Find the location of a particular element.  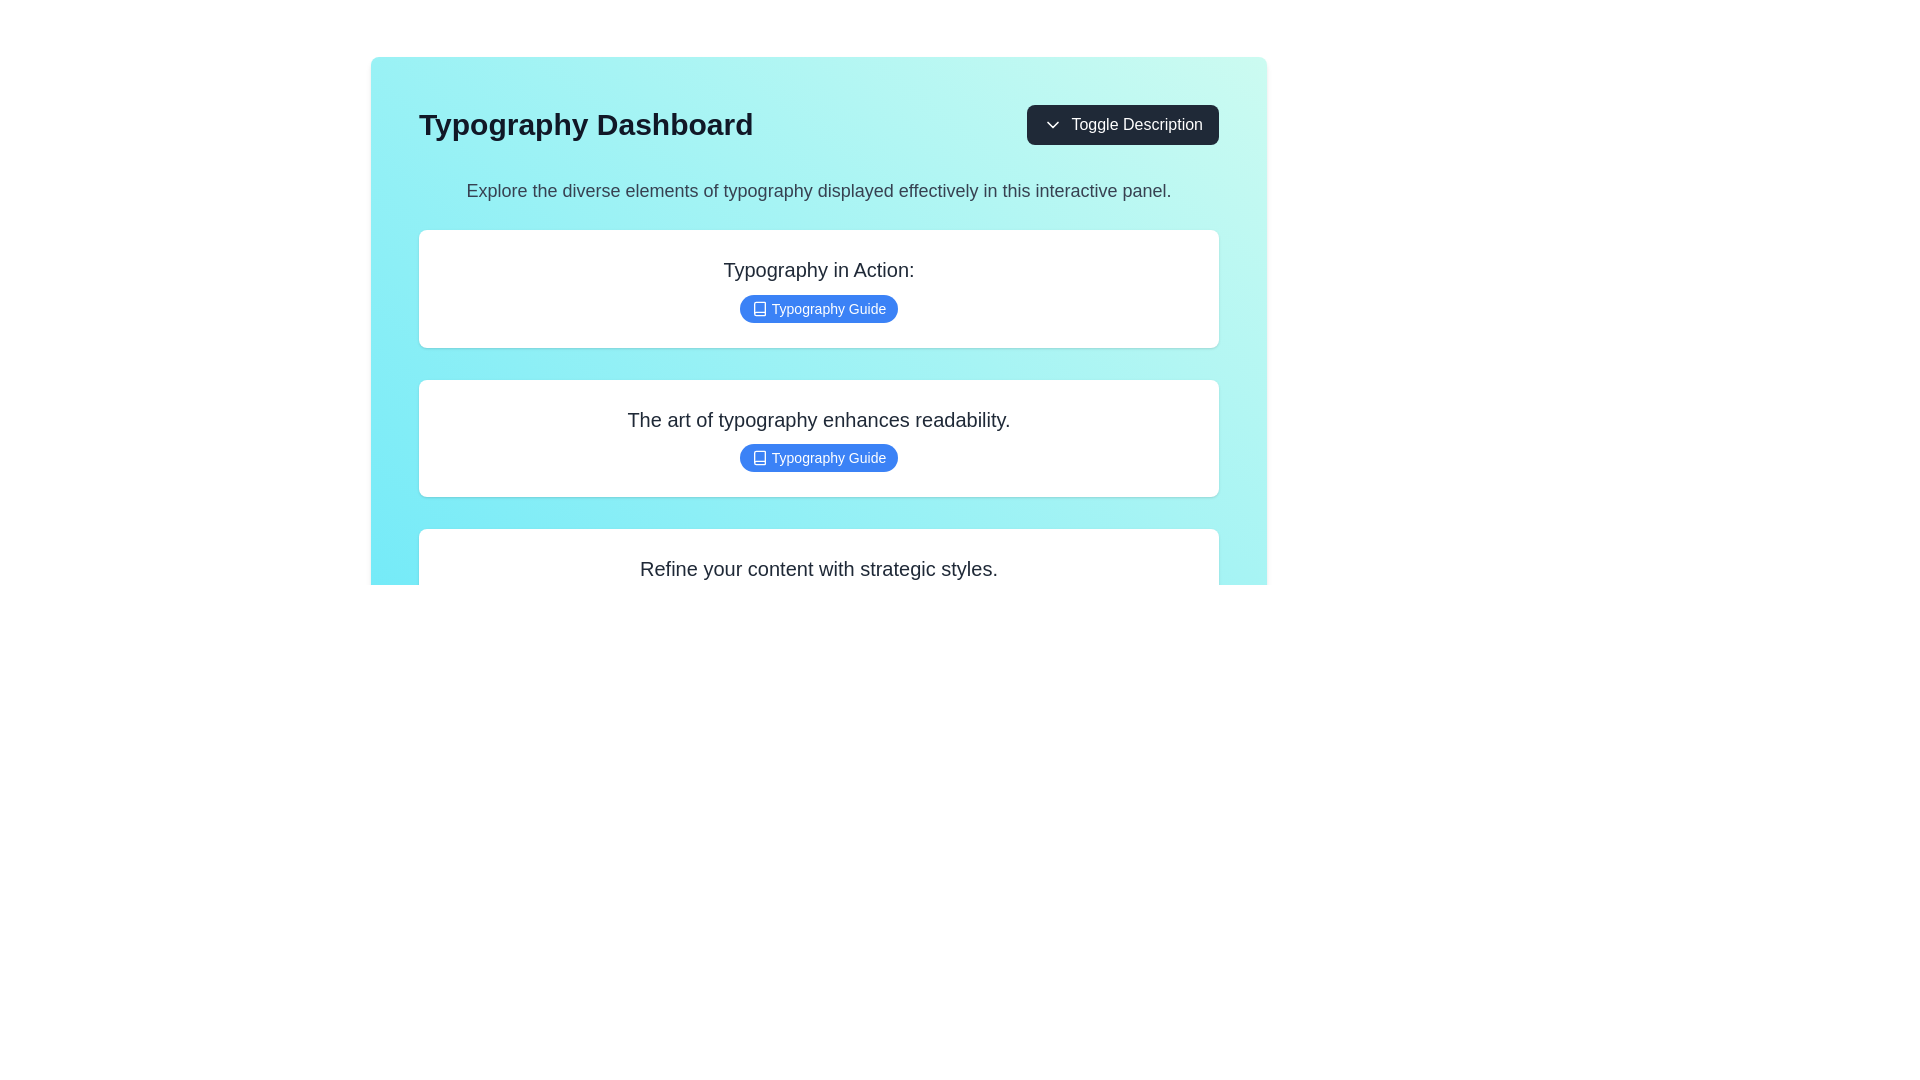

the 'Typography Guide' button with a blue background and white text, located in the 'Typography in Action:' section is located at coordinates (819, 308).